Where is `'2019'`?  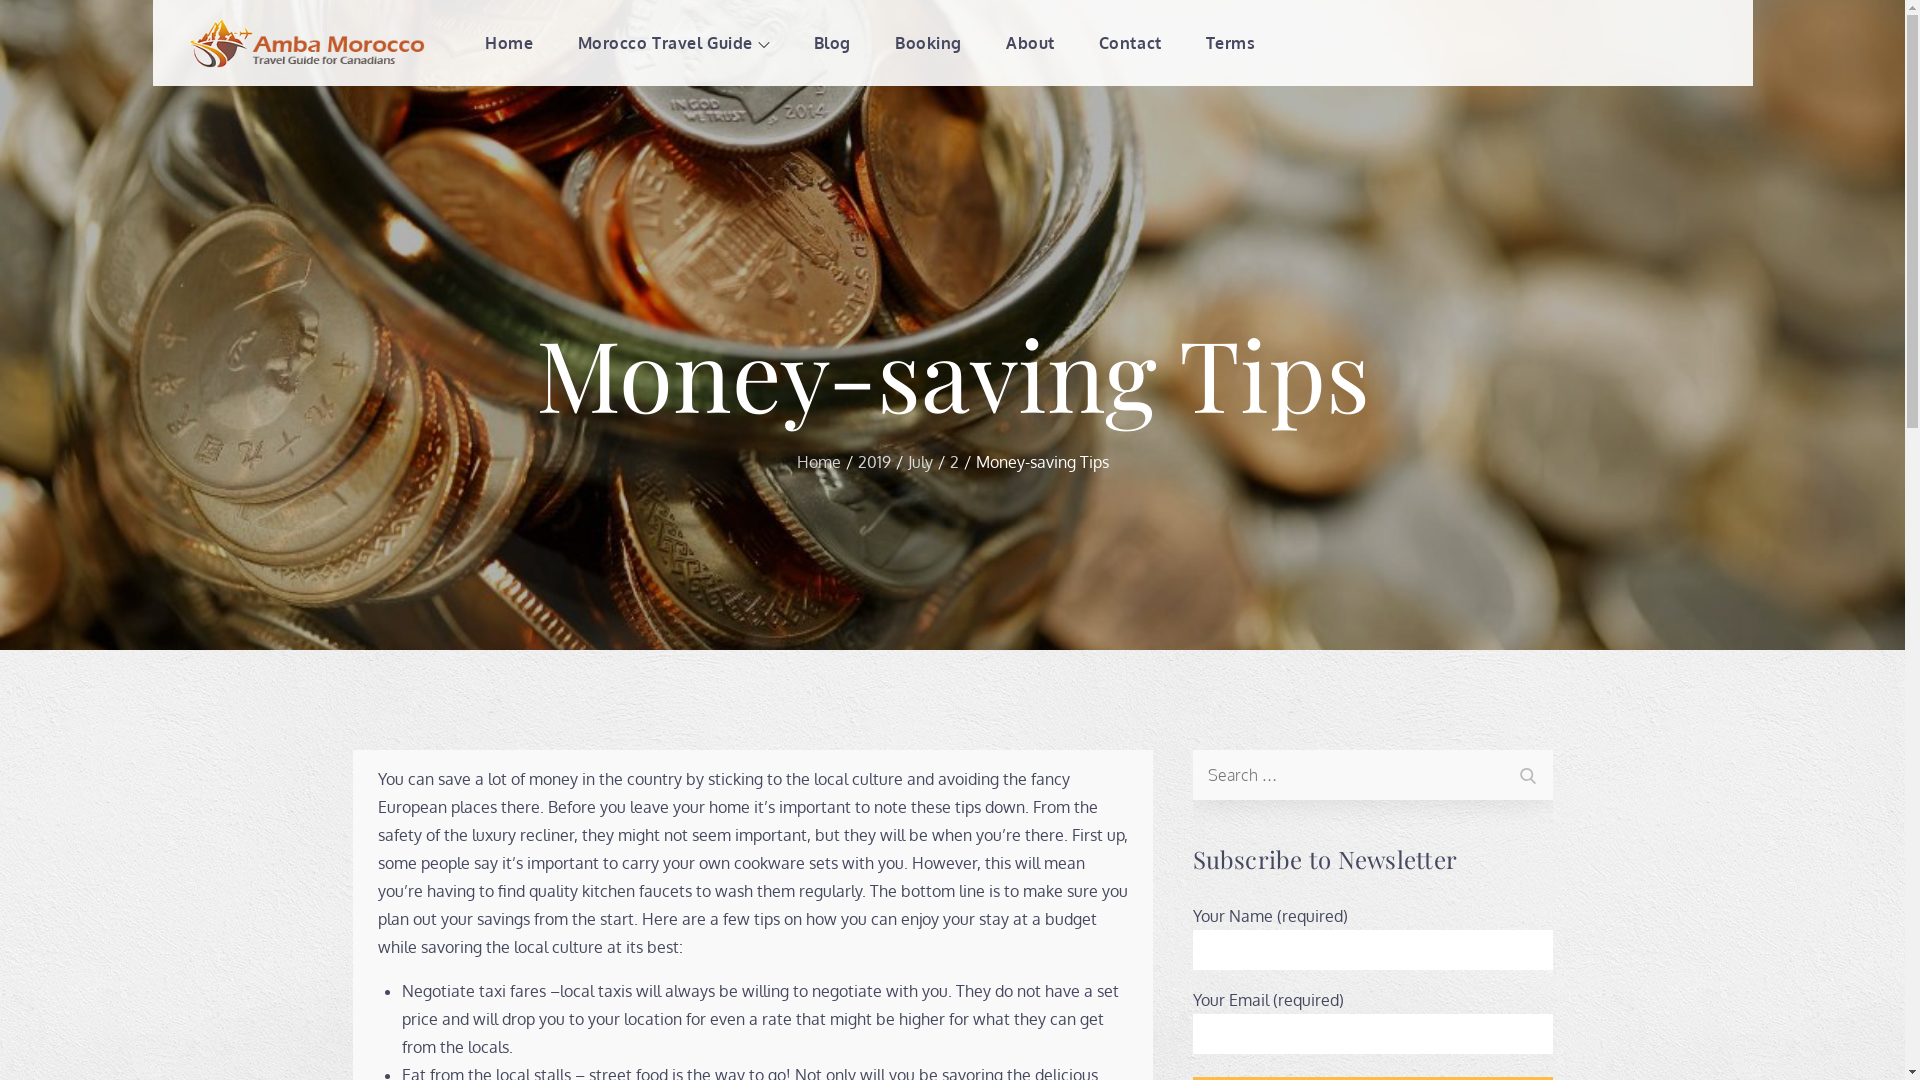
'2019' is located at coordinates (874, 462).